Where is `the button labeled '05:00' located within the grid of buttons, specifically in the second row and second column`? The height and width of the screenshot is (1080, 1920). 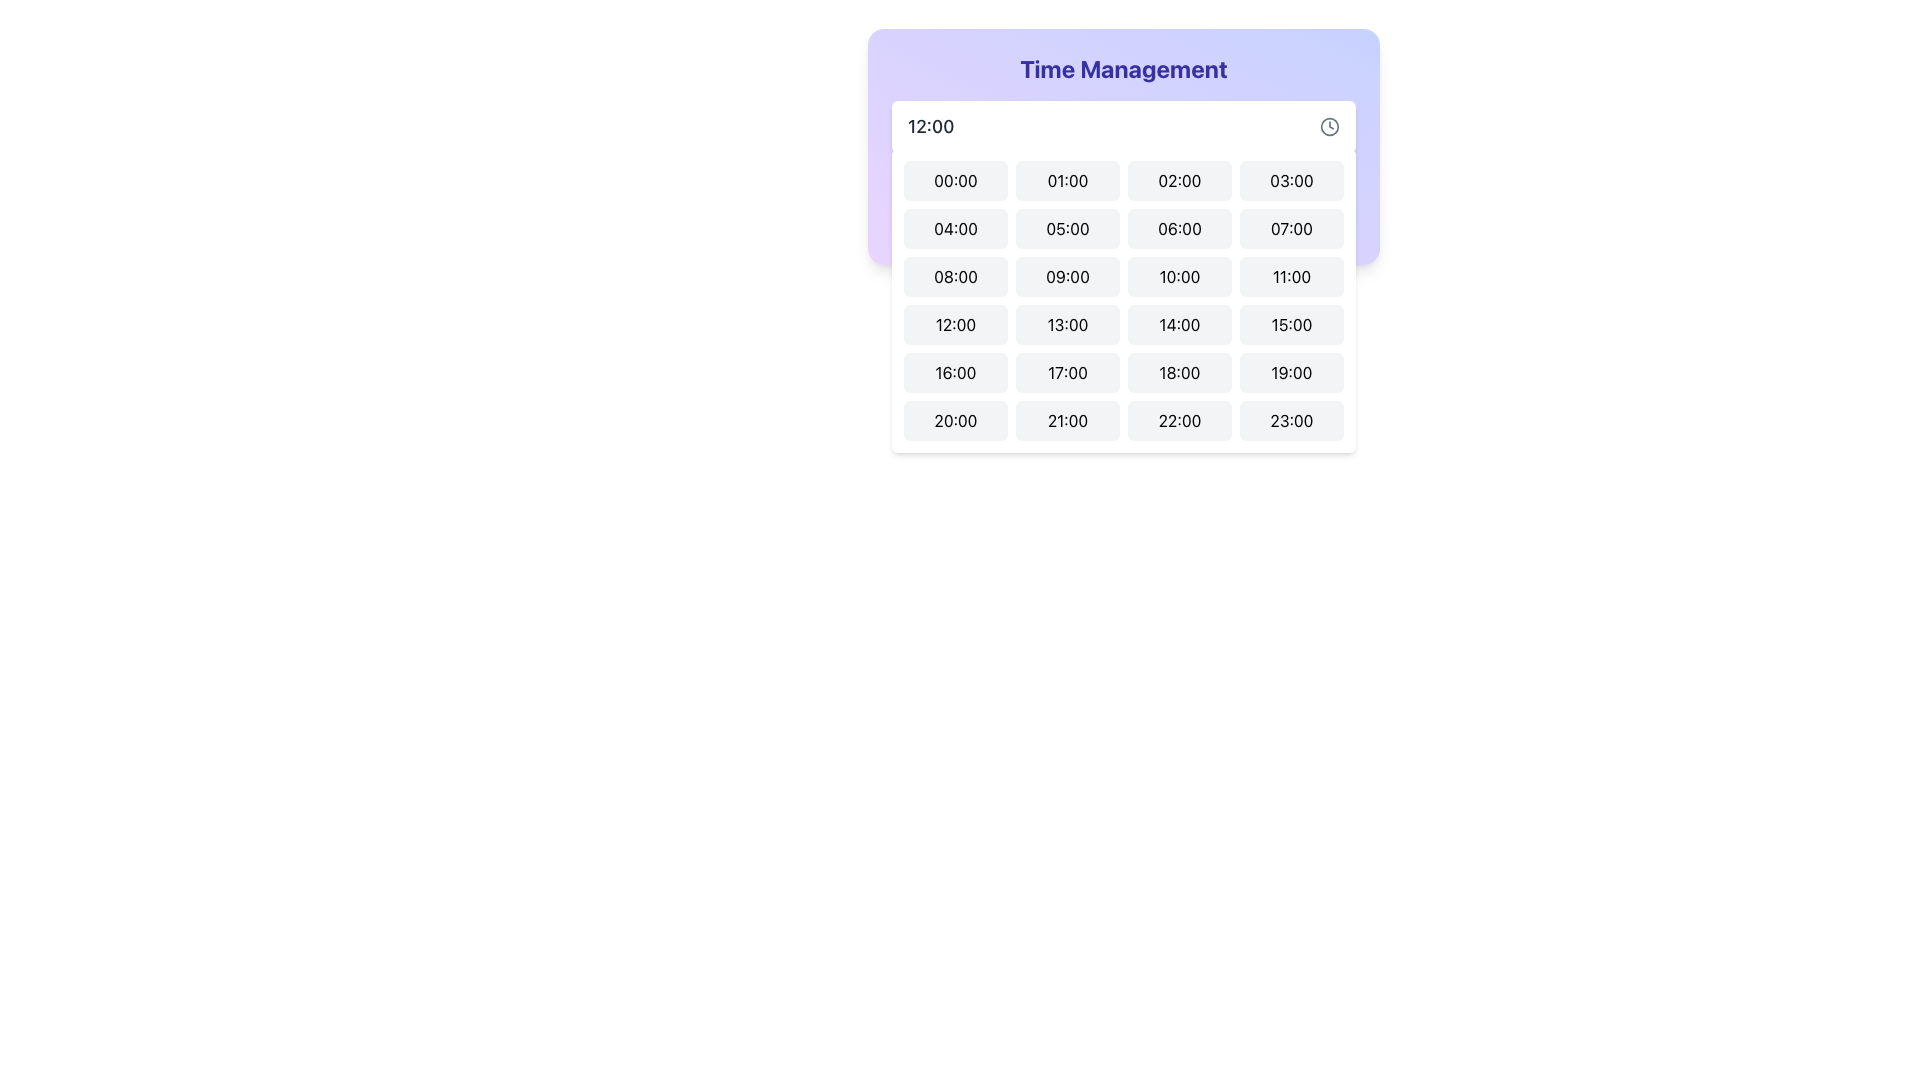 the button labeled '05:00' located within the grid of buttons, specifically in the second row and second column is located at coordinates (1067, 227).